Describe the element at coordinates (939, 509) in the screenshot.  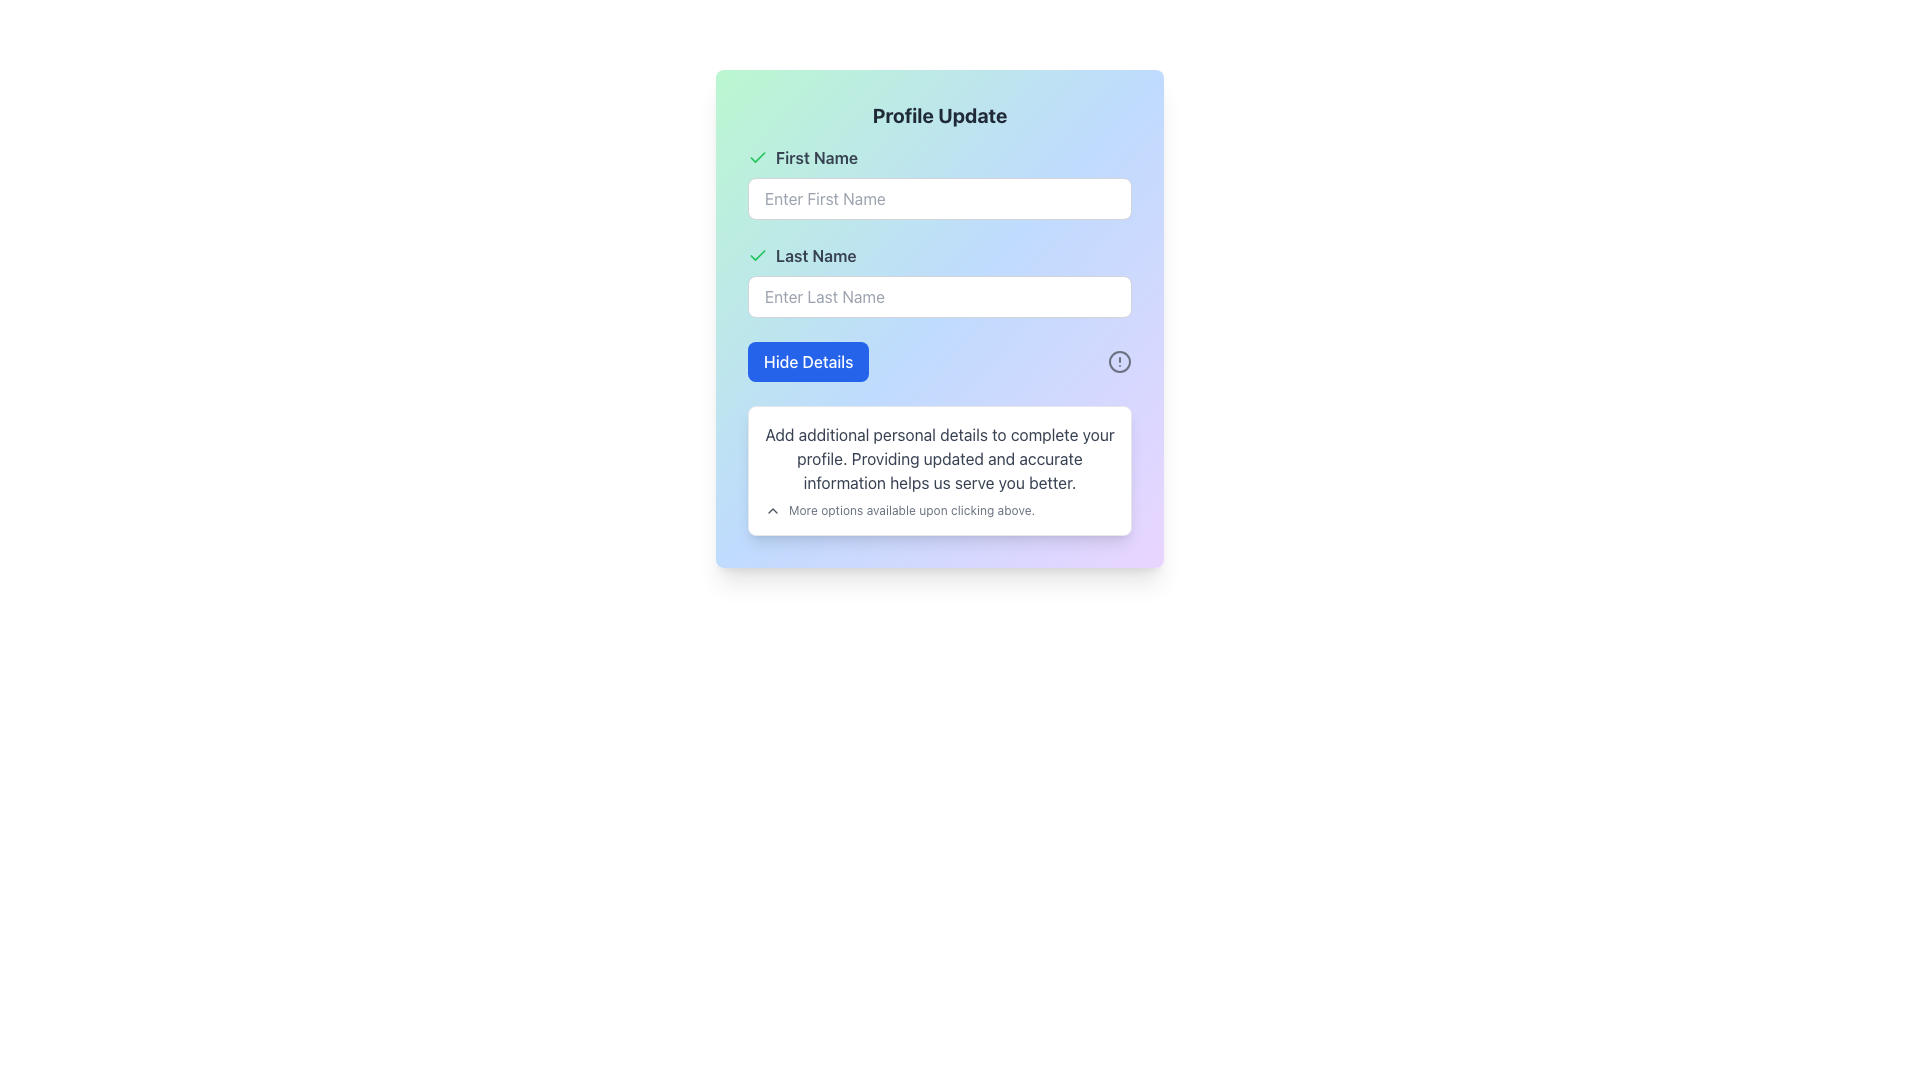
I see `information provided in the text block with an icon located in the lower section of the profile update card` at that location.